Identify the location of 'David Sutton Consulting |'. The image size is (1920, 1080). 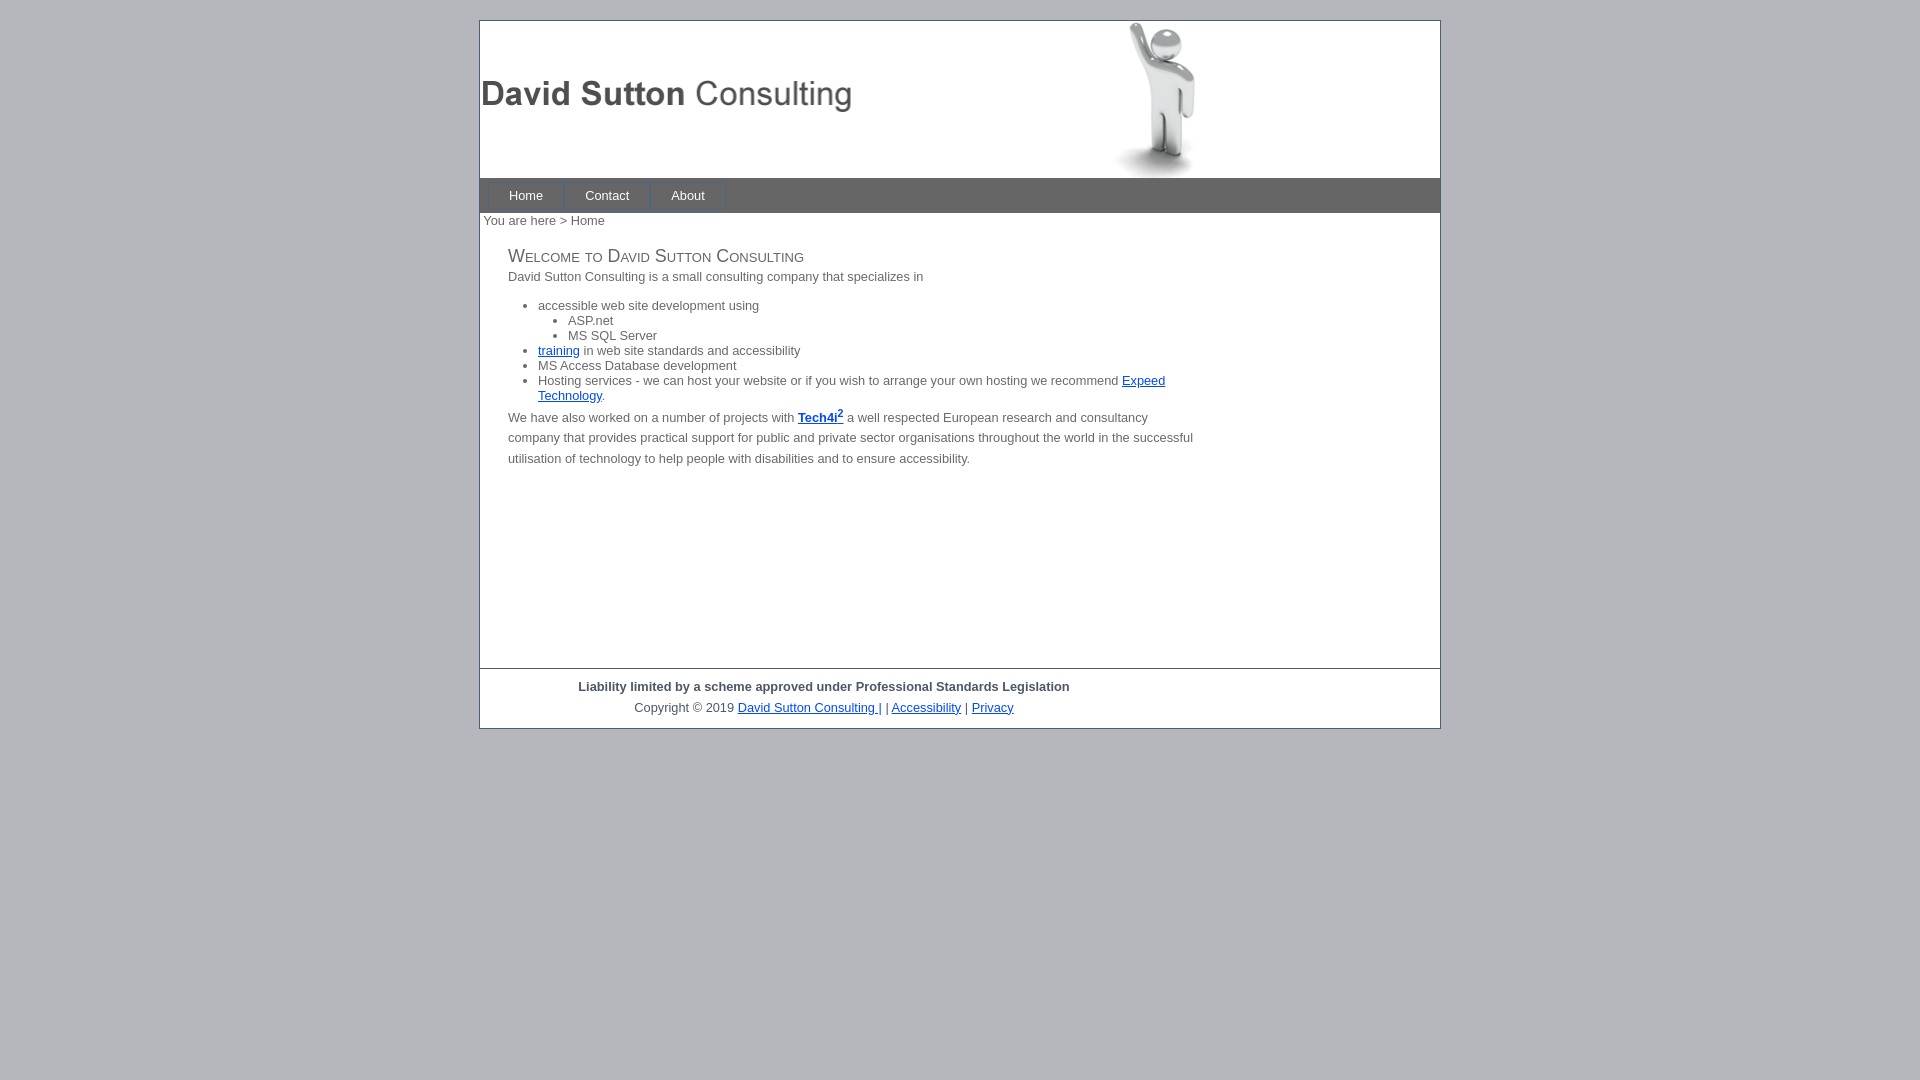
(810, 706).